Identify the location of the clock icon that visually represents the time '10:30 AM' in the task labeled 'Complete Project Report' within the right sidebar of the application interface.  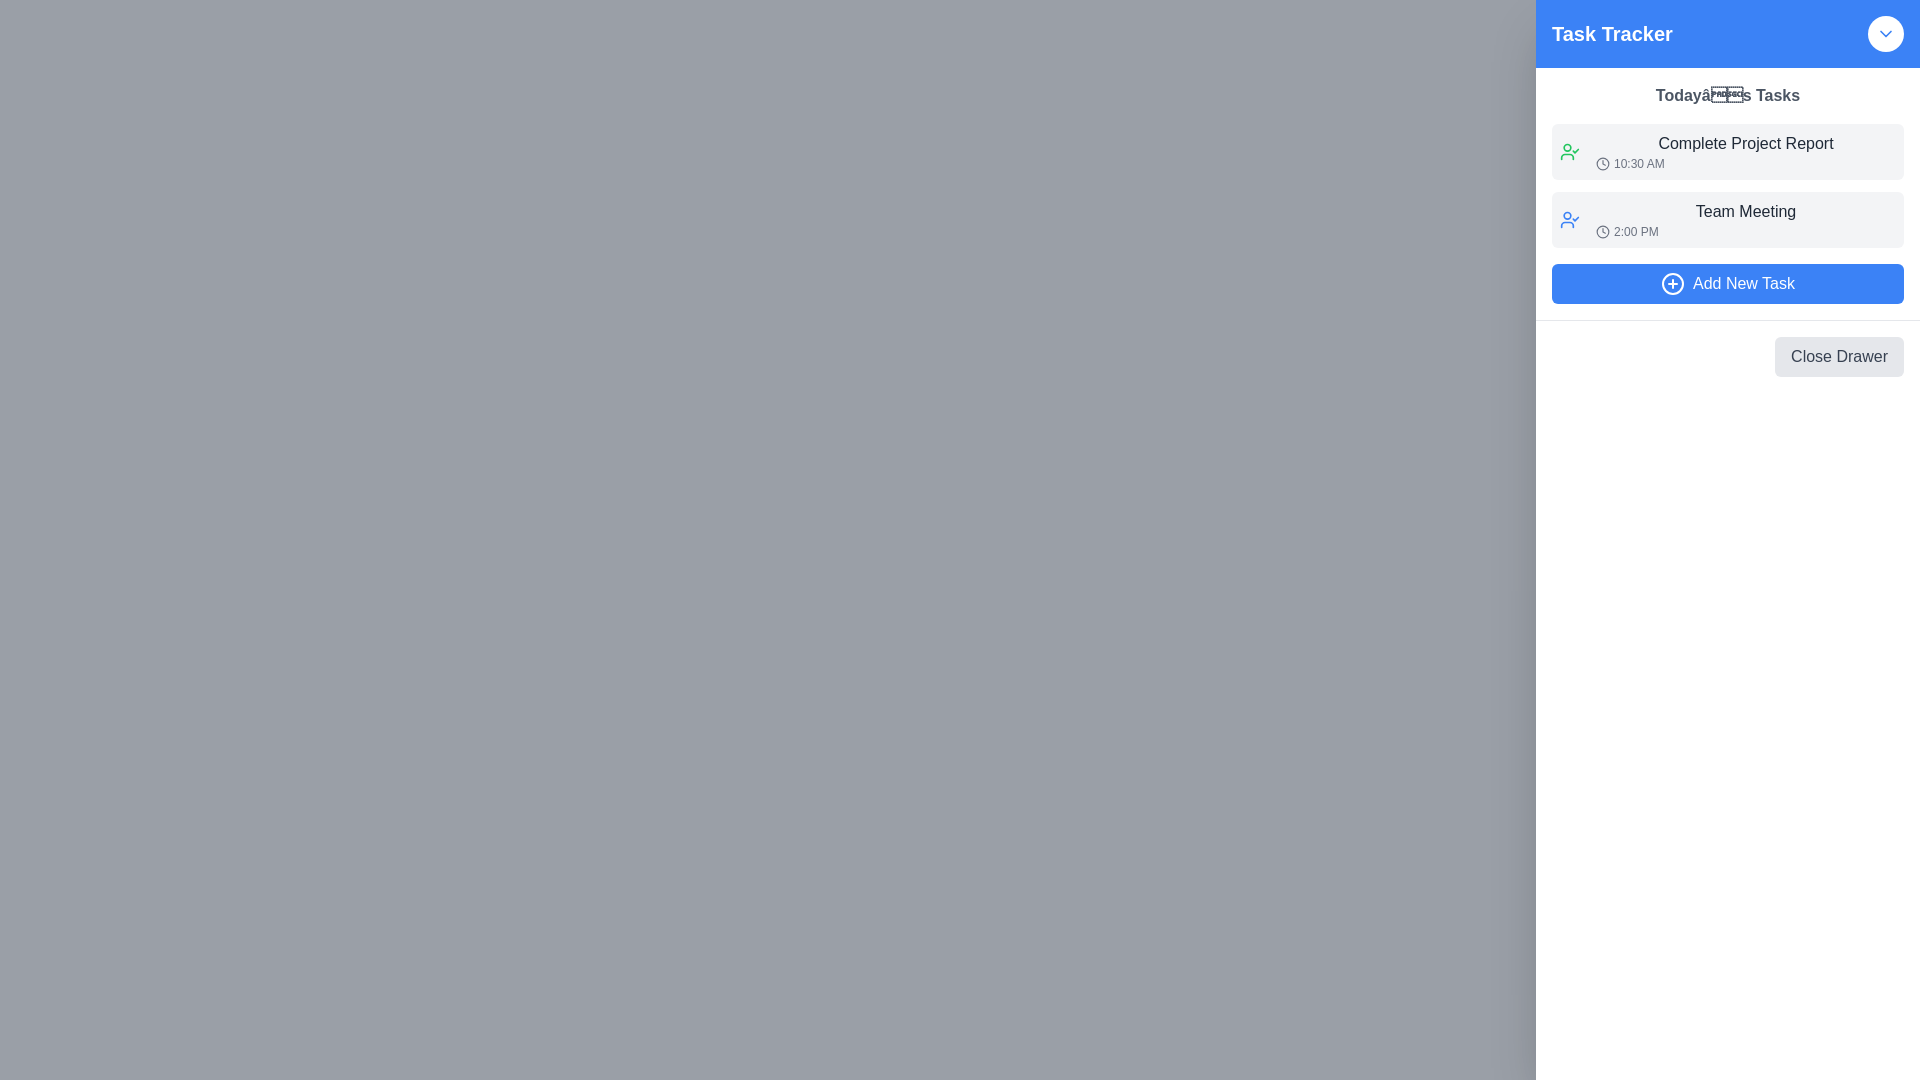
(1603, 163).